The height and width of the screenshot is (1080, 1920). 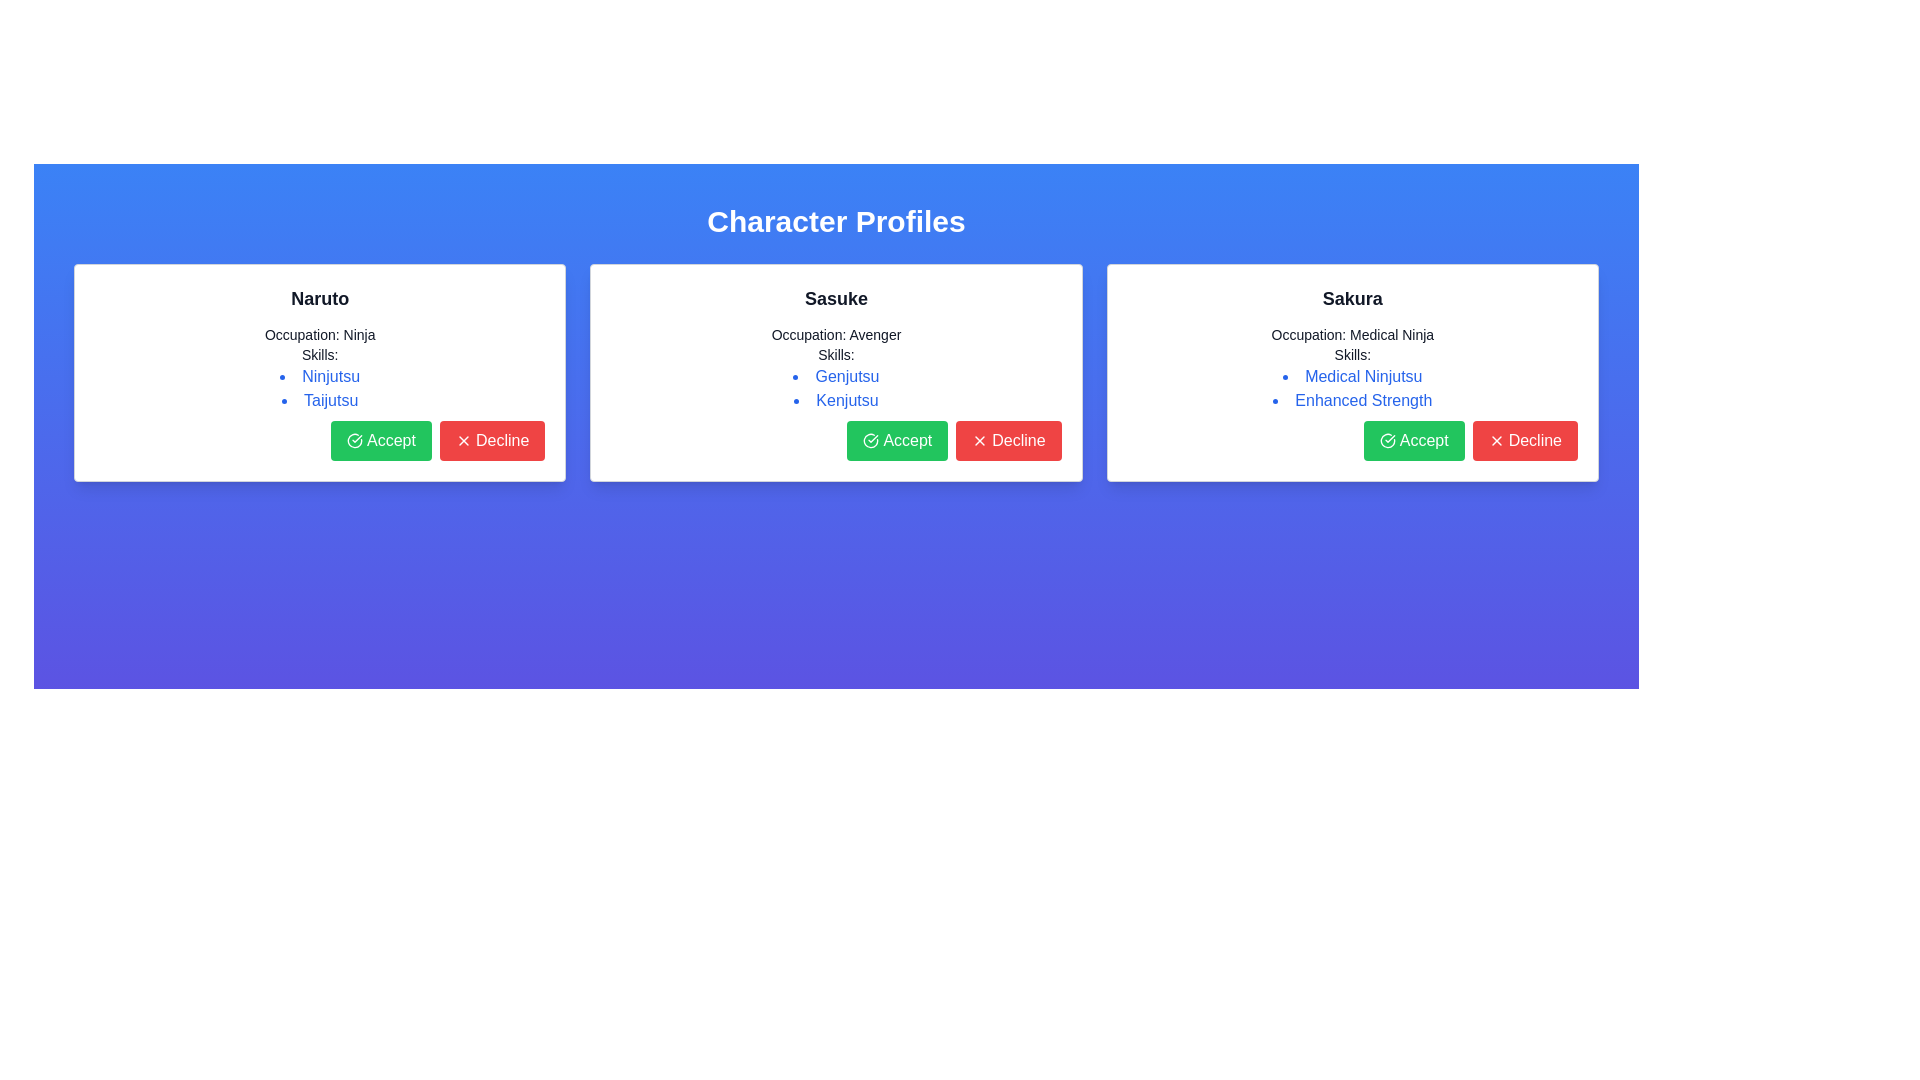 I want to click on the red 'Decline' button with a white 'X' icon located at the bottom-right corner of the card labeled 'Naruto', so click(x=492, y=439).